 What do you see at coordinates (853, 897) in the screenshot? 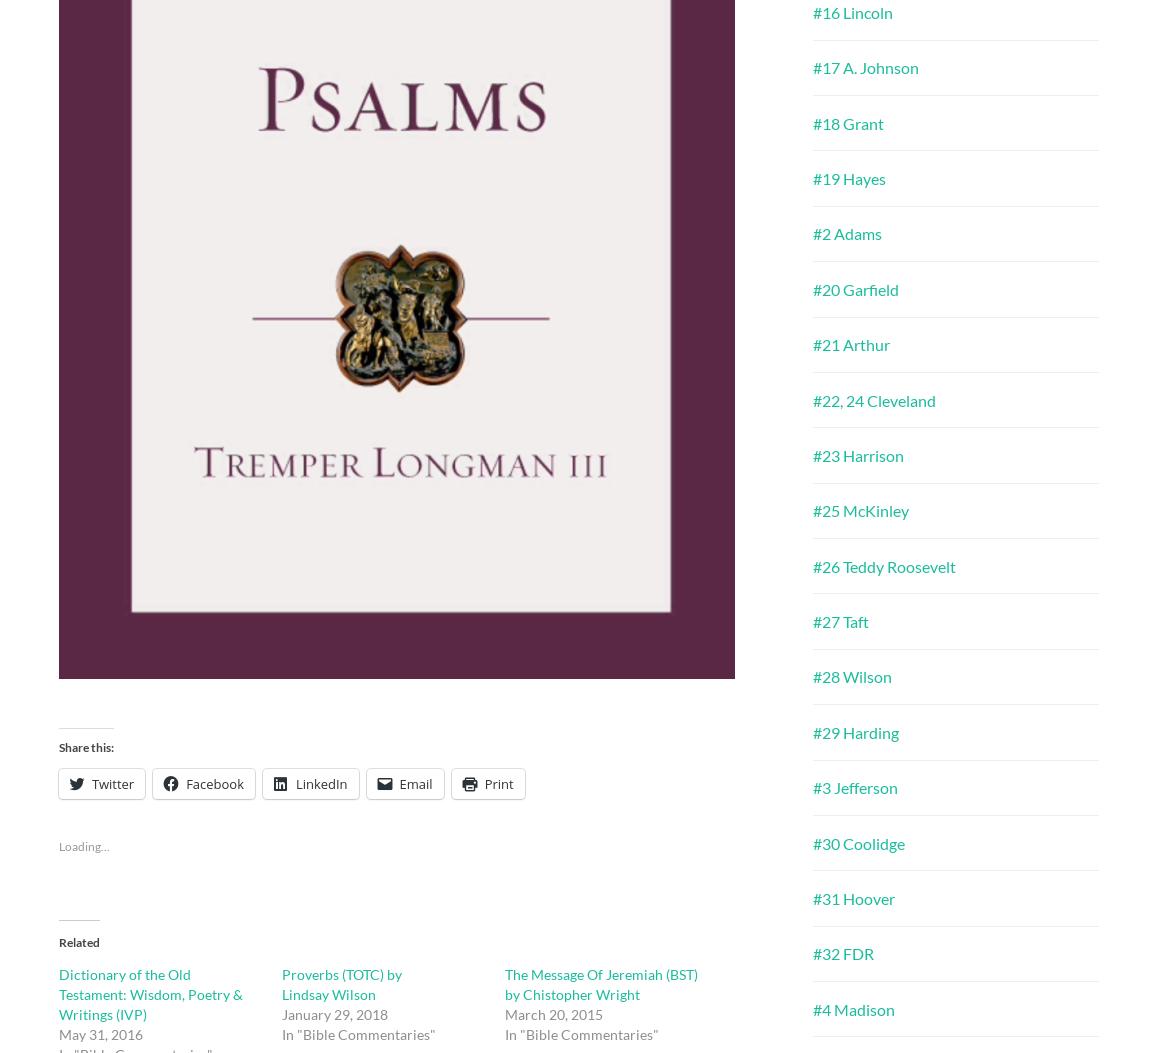
I see `'#31 Hoover'` at bounding box center [853, 897].